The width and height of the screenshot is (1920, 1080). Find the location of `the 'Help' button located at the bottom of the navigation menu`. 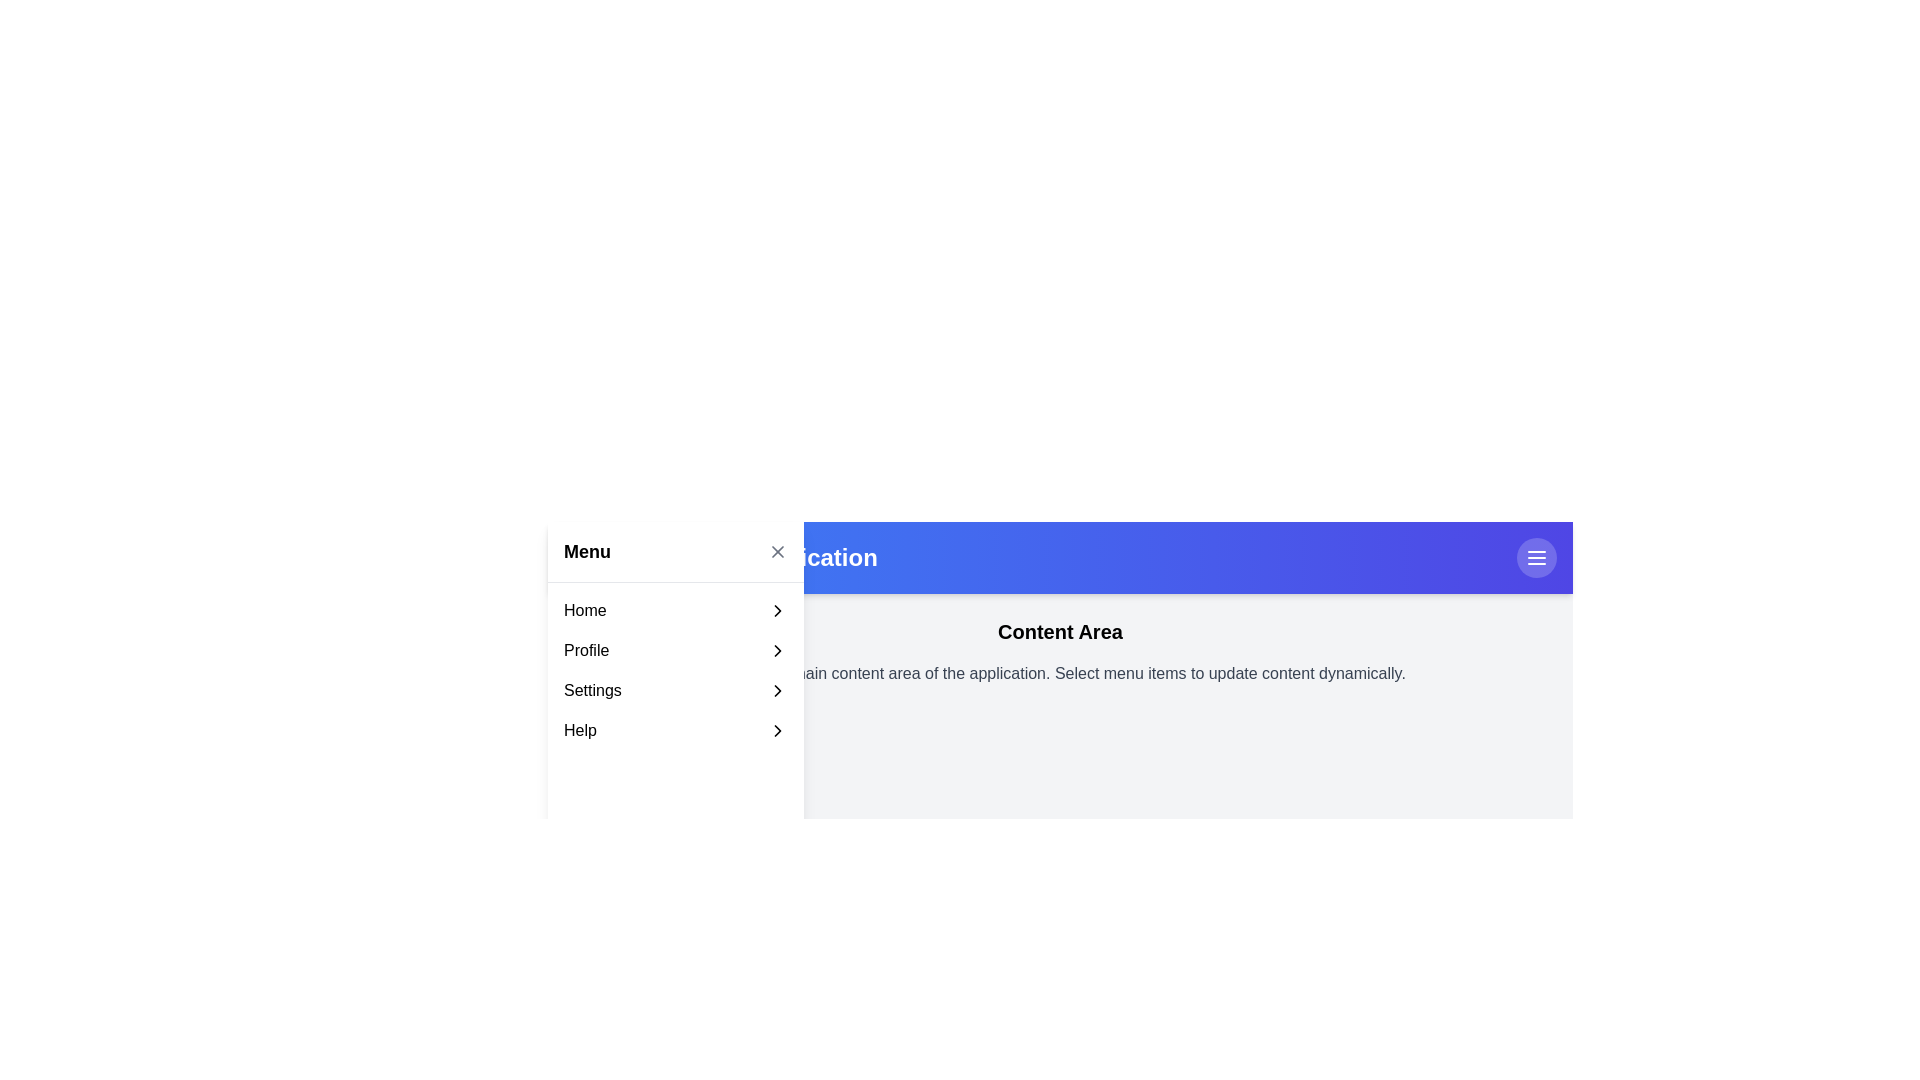

the 'Help' button located at the bottom of the navigation menu is located at coordinates (676, 731).